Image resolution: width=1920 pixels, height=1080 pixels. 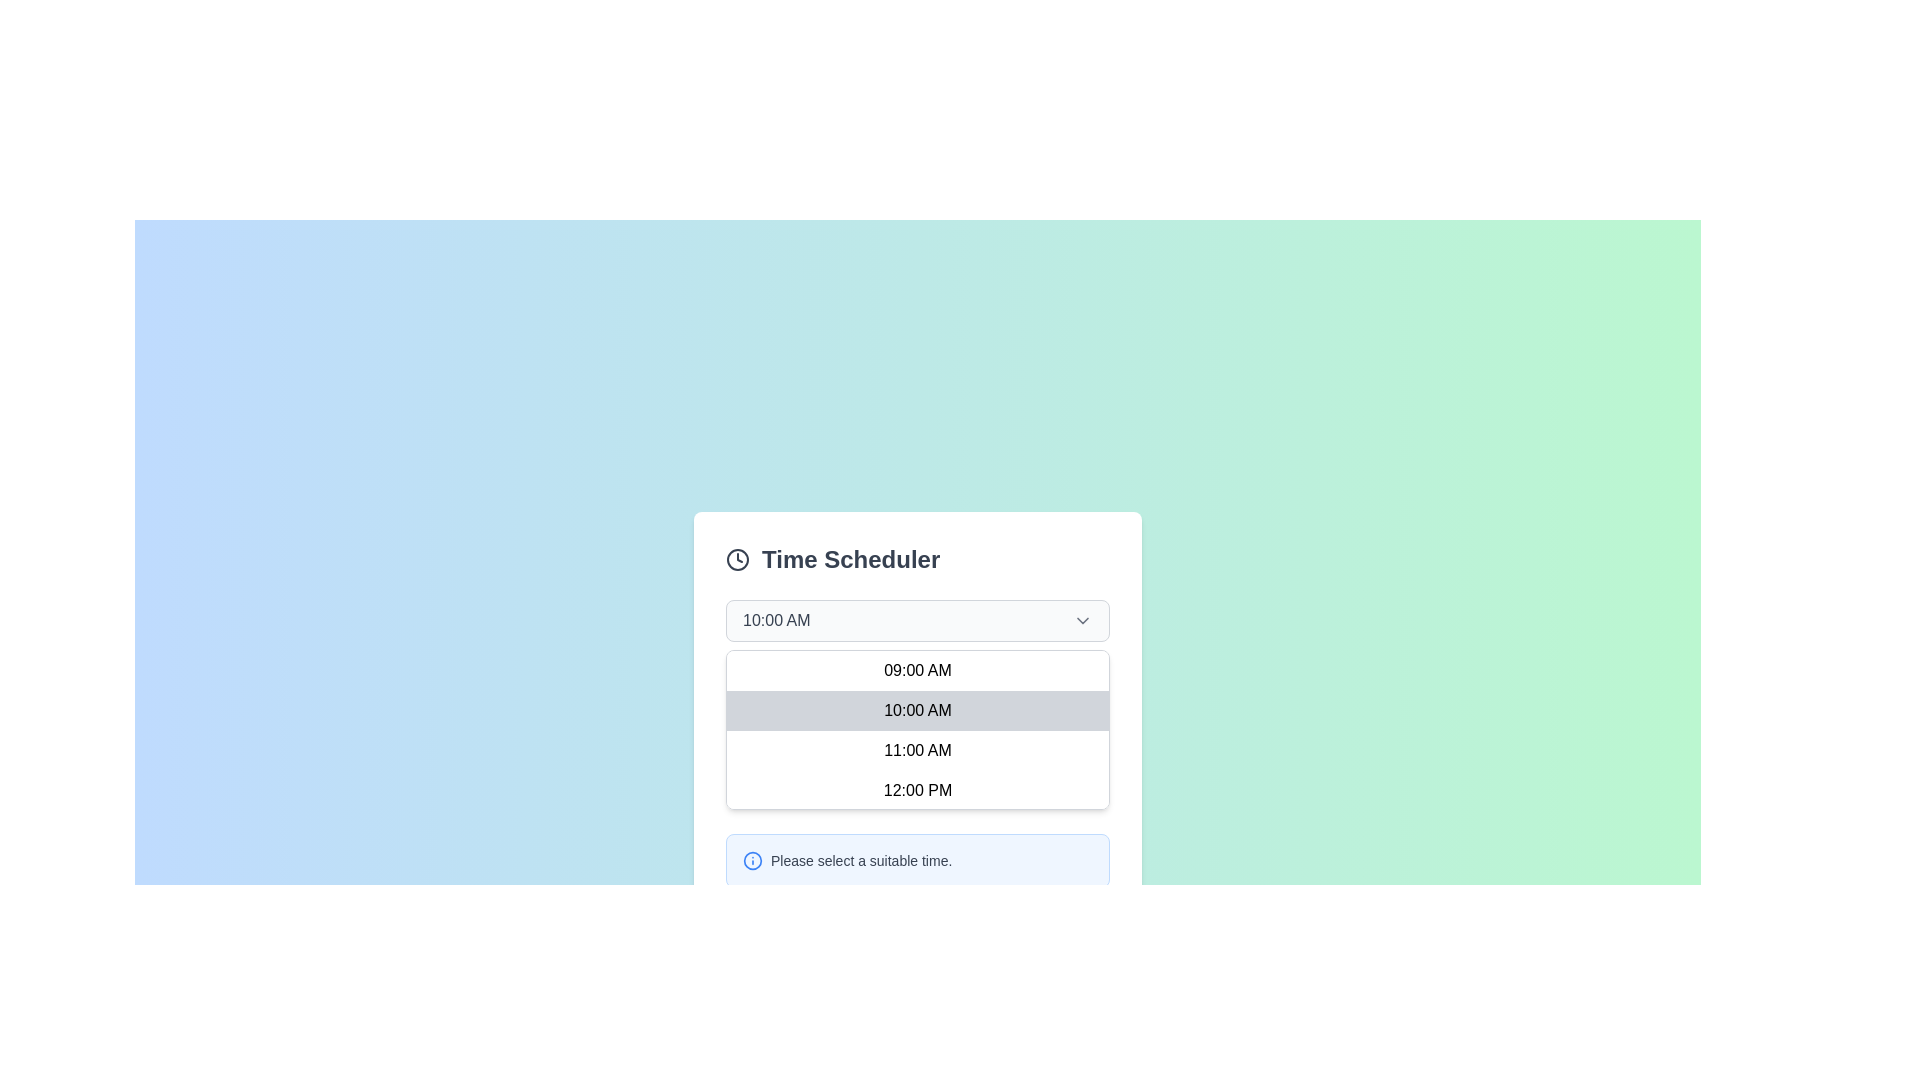 What do you see at coordinates (916, 789) in the screenshot?
I see `the selectable list item displaying '12:00 PM'` at bounding box center [916, 789].